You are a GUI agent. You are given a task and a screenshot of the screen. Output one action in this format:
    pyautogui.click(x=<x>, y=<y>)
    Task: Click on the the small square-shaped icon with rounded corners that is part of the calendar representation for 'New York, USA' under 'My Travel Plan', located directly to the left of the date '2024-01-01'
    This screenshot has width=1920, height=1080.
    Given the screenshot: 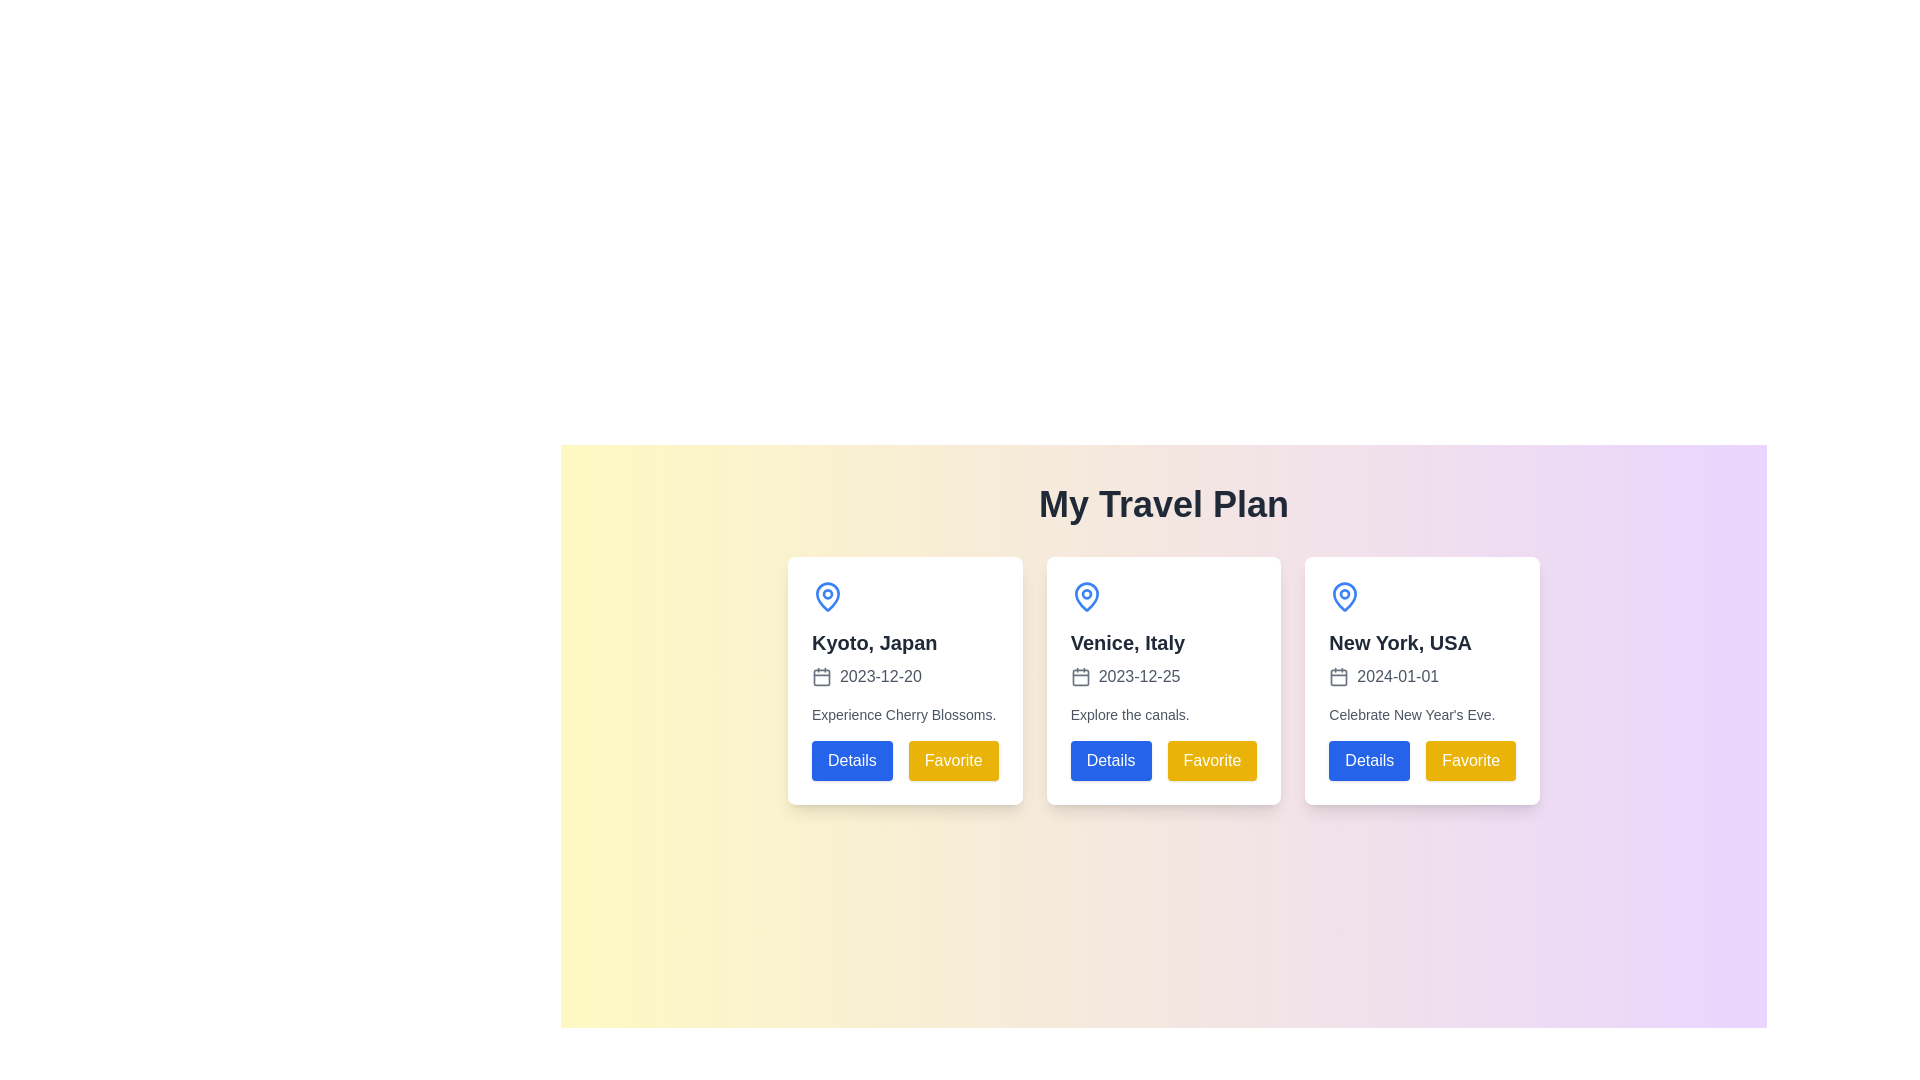 What is the action you would take?
    pyautogui.click(x=1339, y=676)
    